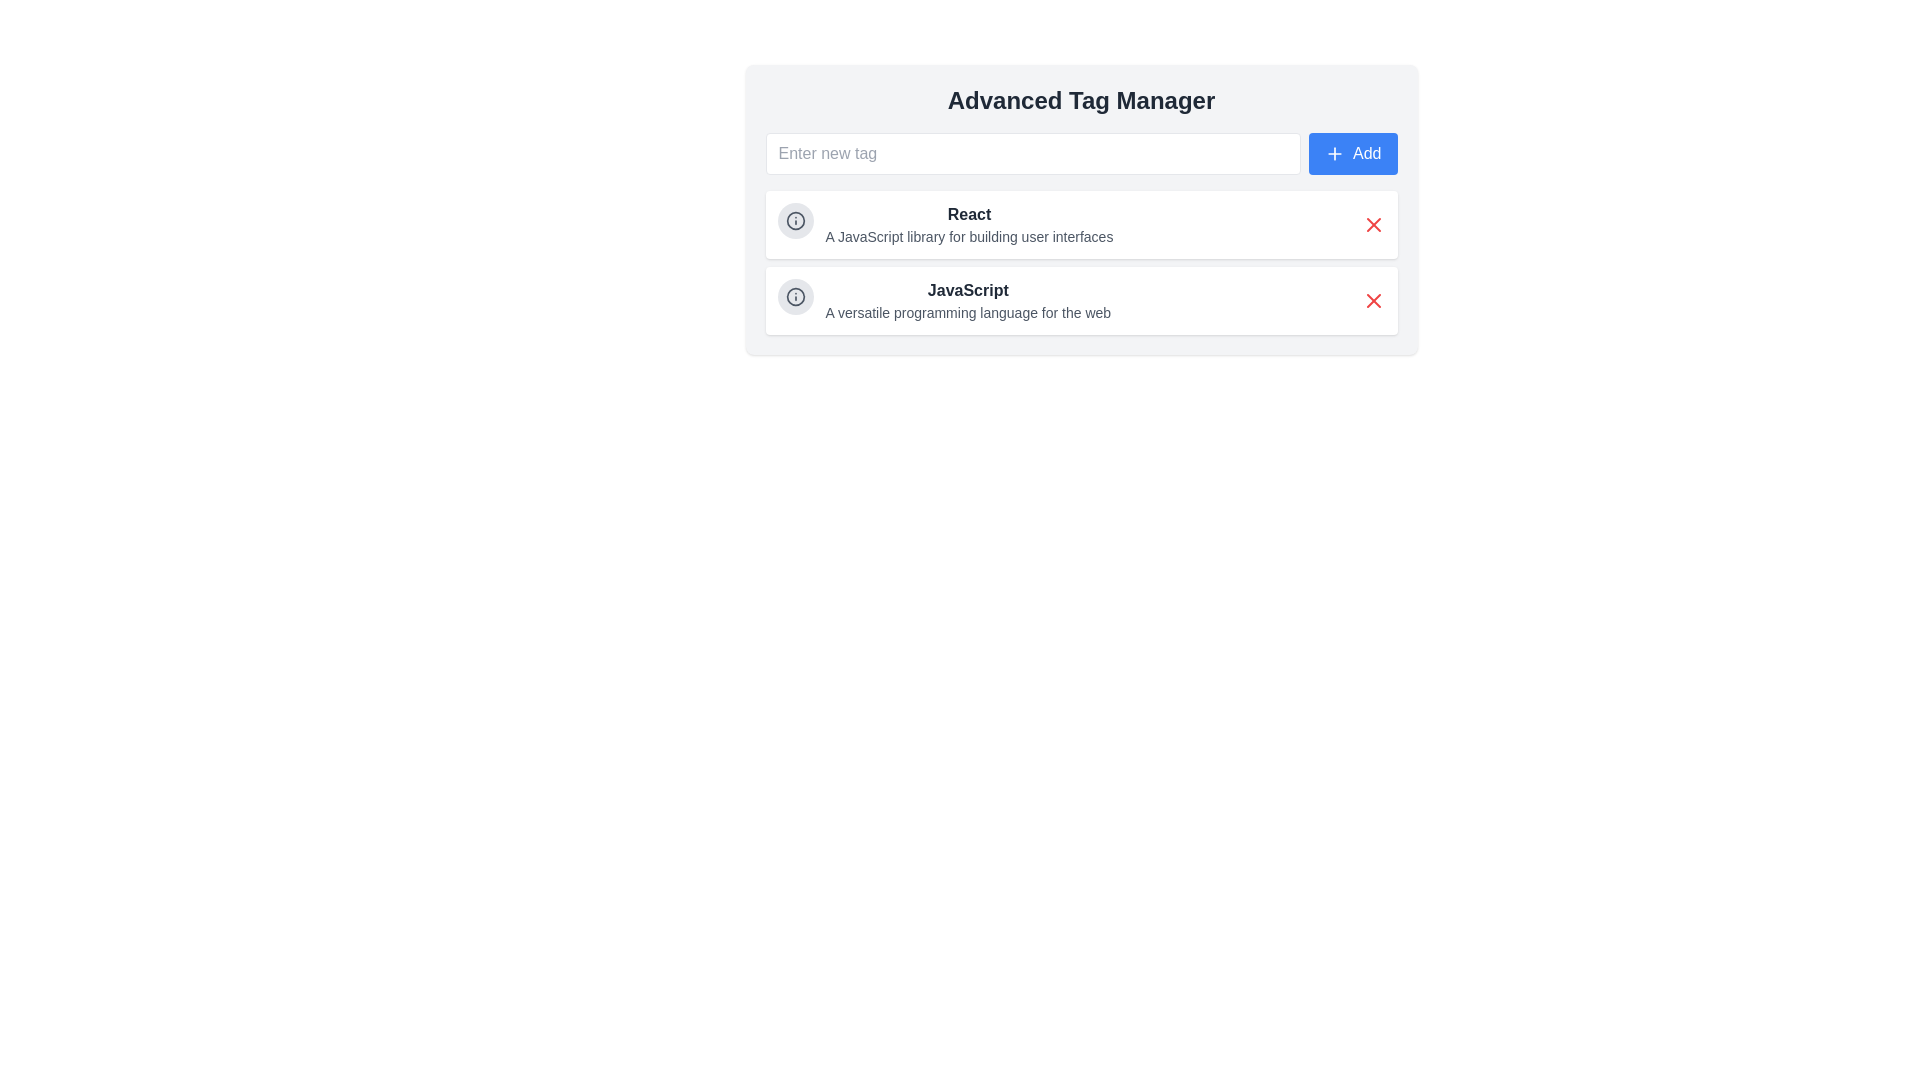 Image resolution: width=1920 pixels, height=1080 pixels. What do you see at coordinates (1353, 153) in the screenshot?
I see `the 'Add' button located to the right of the text input field` at bounding box center [1353, 153].